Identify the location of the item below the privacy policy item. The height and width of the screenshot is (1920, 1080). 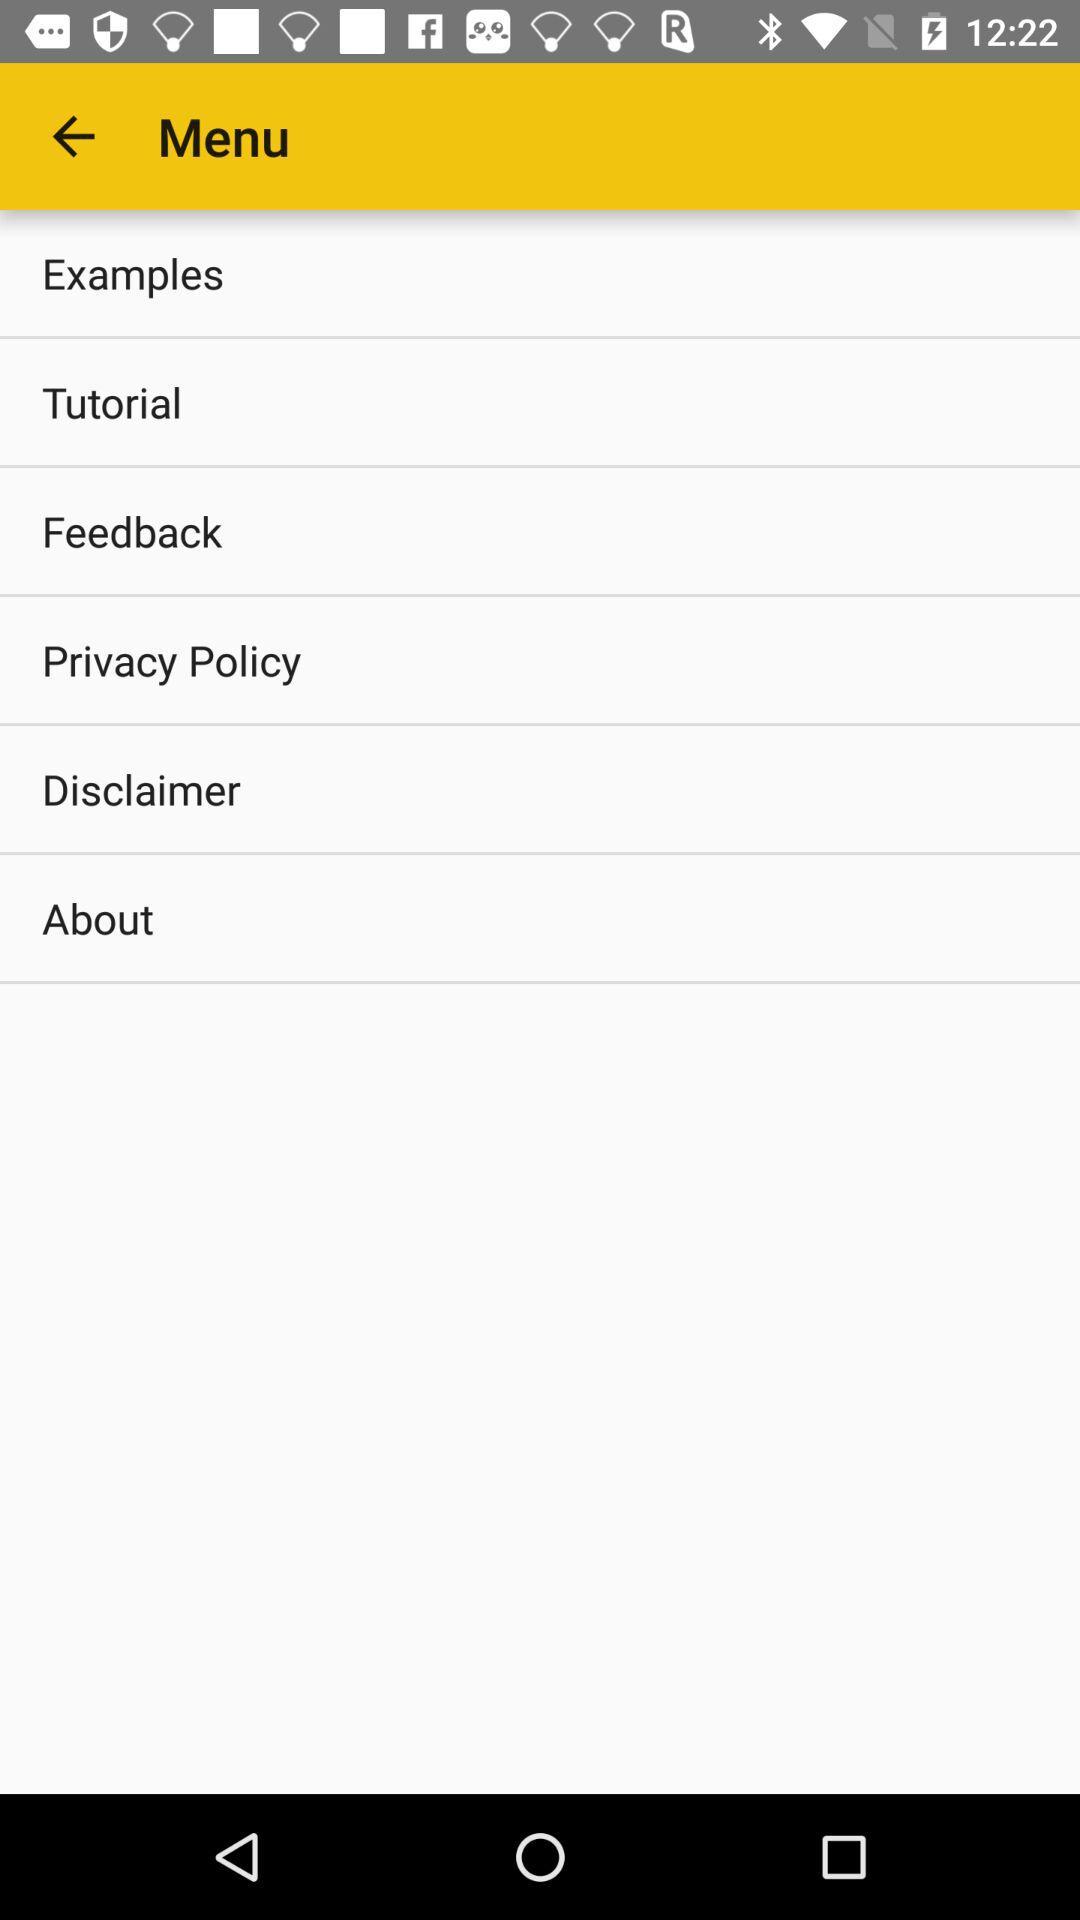
(540, 787).